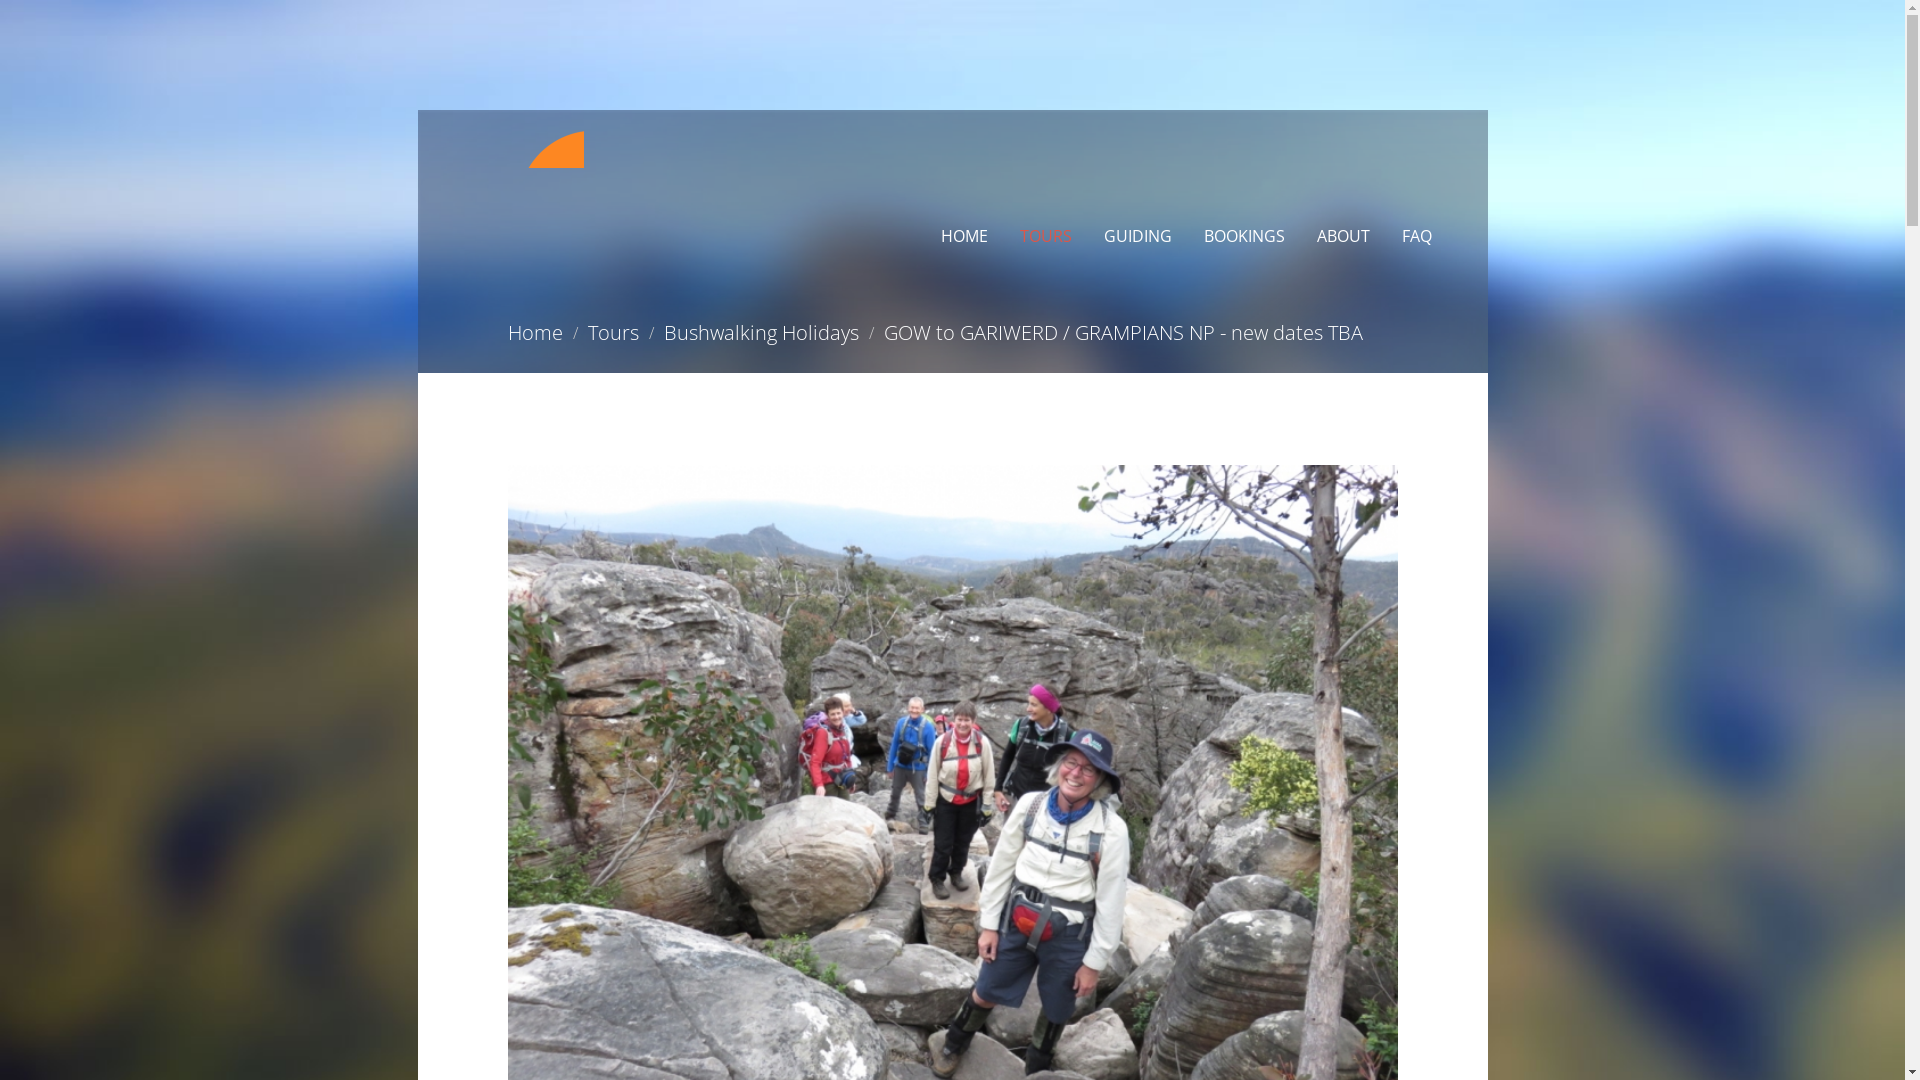  What do you see at coordinates (535, 331) in the screenshot?
I see `'Home'` at bounding box center [535, 331].